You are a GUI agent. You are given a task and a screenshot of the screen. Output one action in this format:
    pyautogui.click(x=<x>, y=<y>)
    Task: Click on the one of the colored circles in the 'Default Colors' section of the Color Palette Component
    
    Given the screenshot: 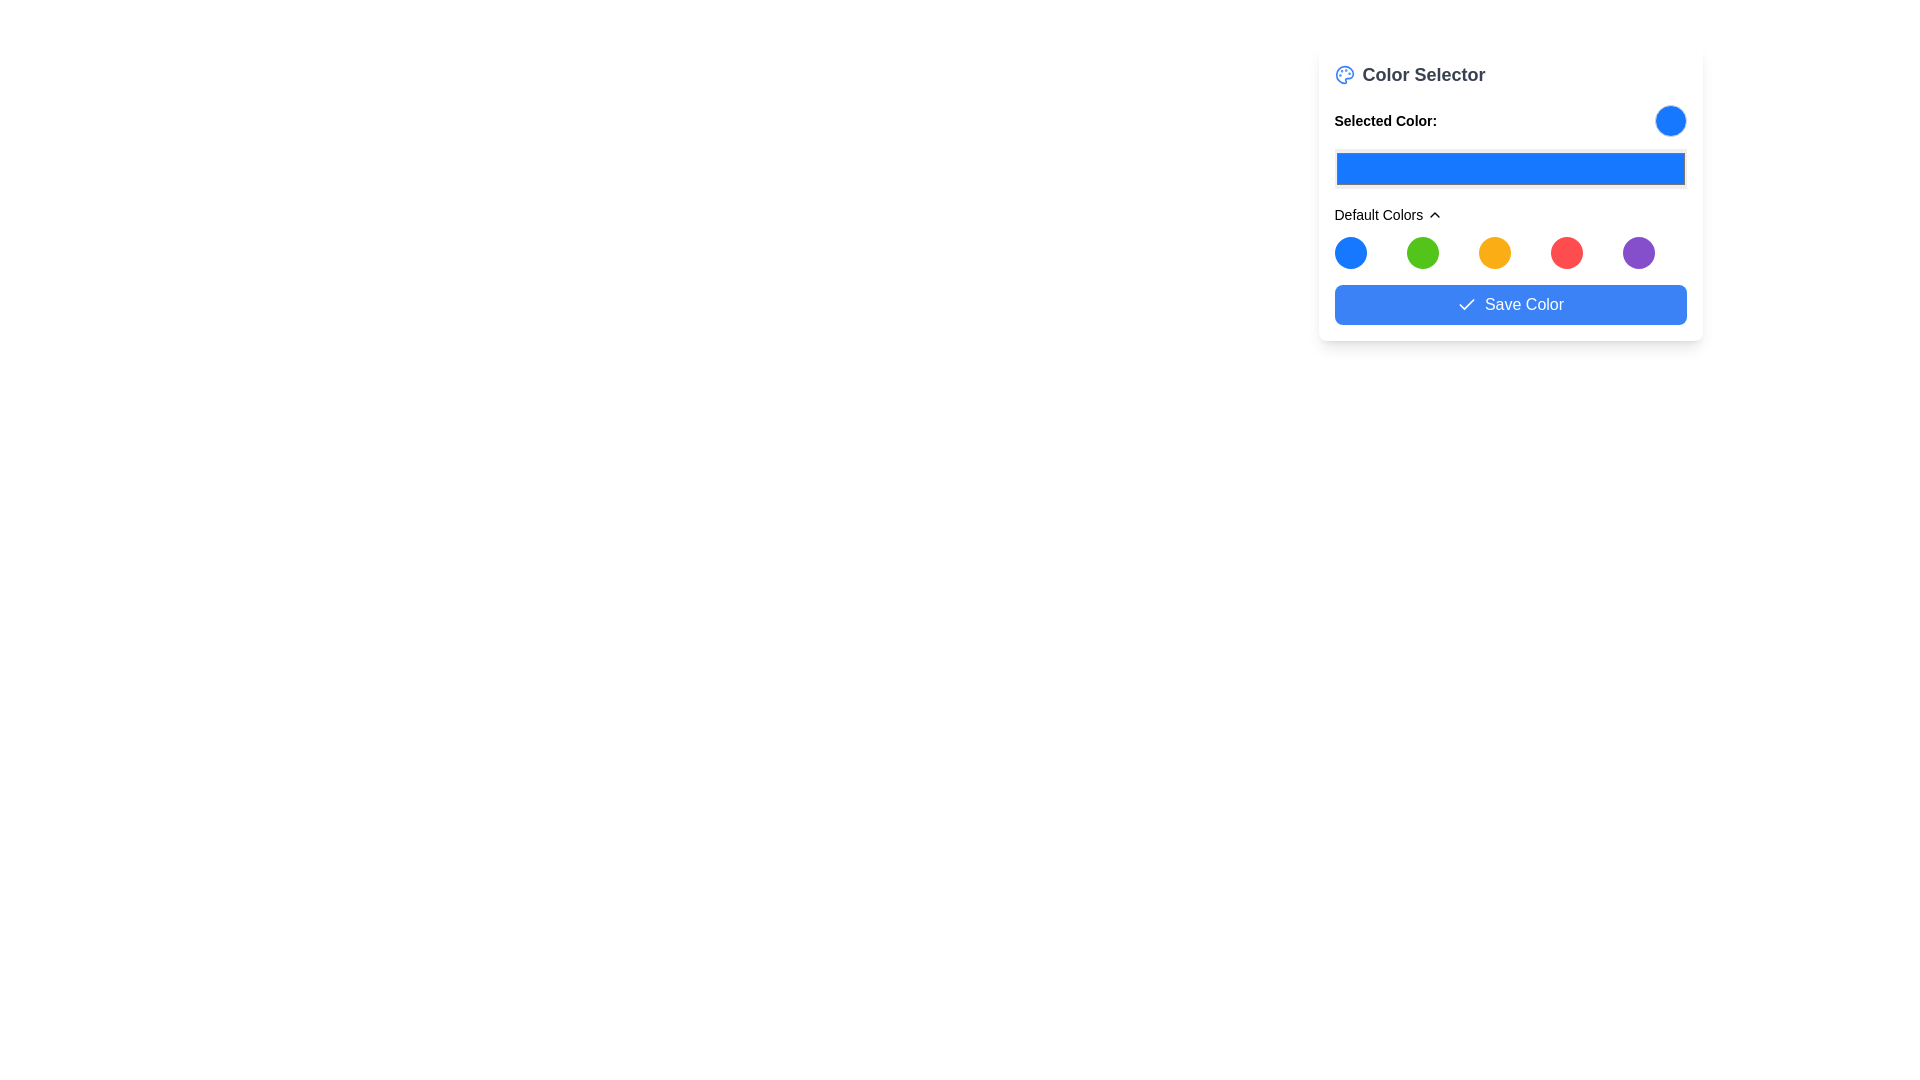 What is the action you would take?
    pyautogui.click(x=1510, y=235)
    